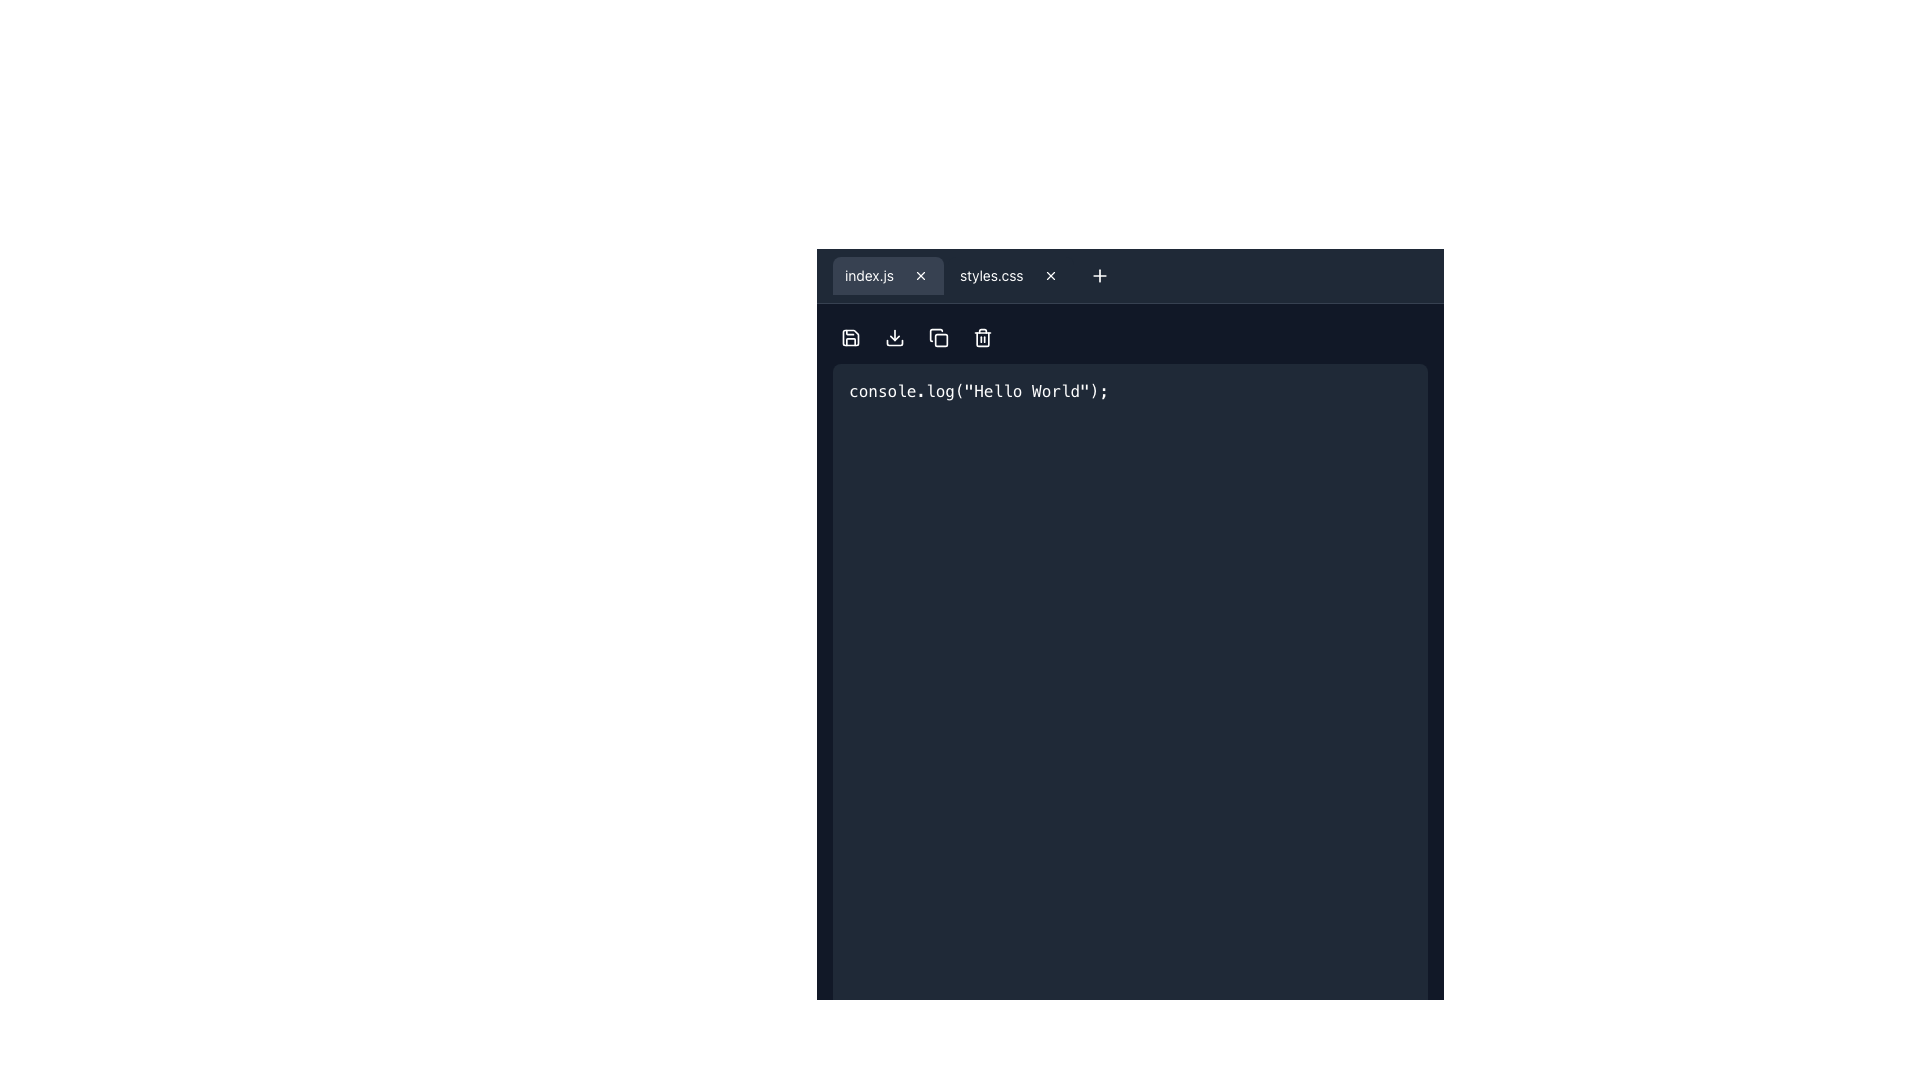  I want to click on the 'copy' icon located centrally in the application's toolbar to initiate the copy to clipboard action, so click(940, 339).